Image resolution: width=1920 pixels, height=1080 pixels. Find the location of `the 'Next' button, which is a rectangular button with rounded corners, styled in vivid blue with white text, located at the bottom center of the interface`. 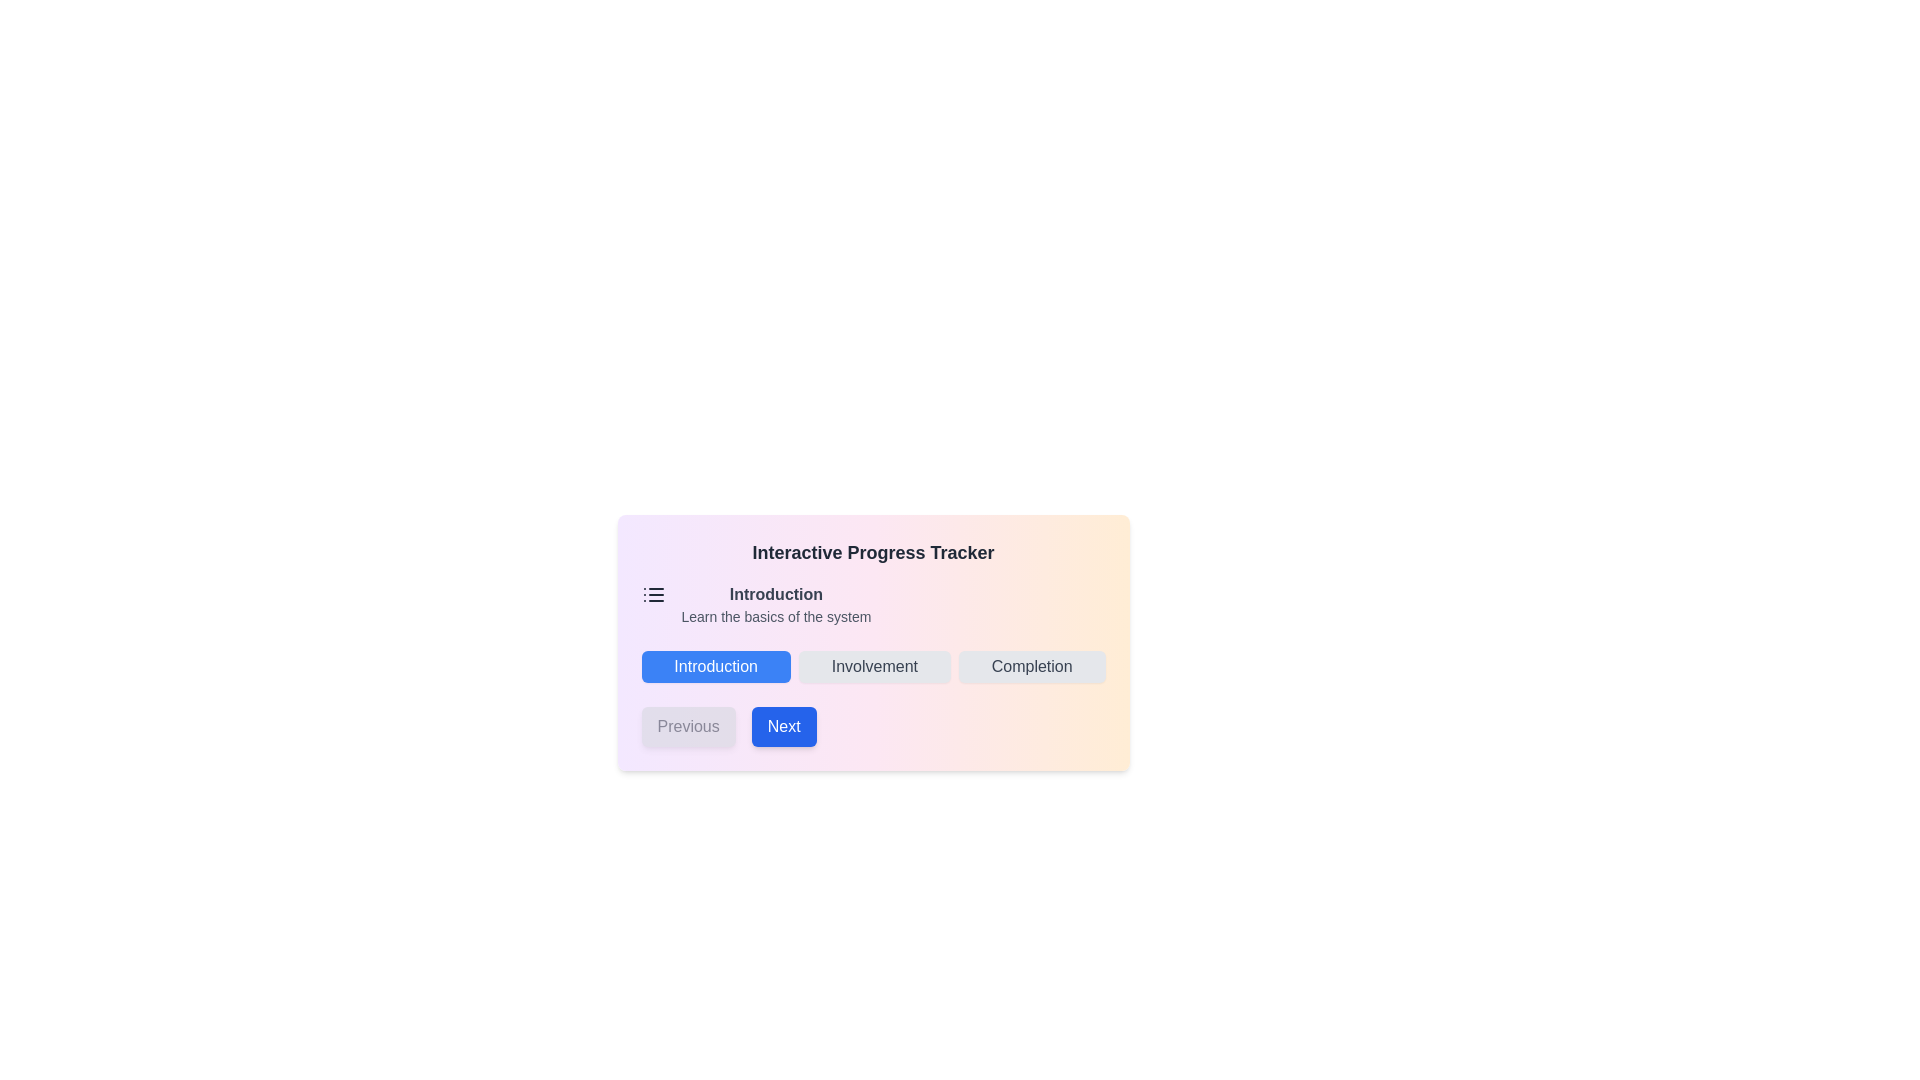

the 'Next' button, which is a rectangular button with rounded corners, styled in vivid blue with white text, located at the bottom center of the interface is located at coordinates (783, 726).